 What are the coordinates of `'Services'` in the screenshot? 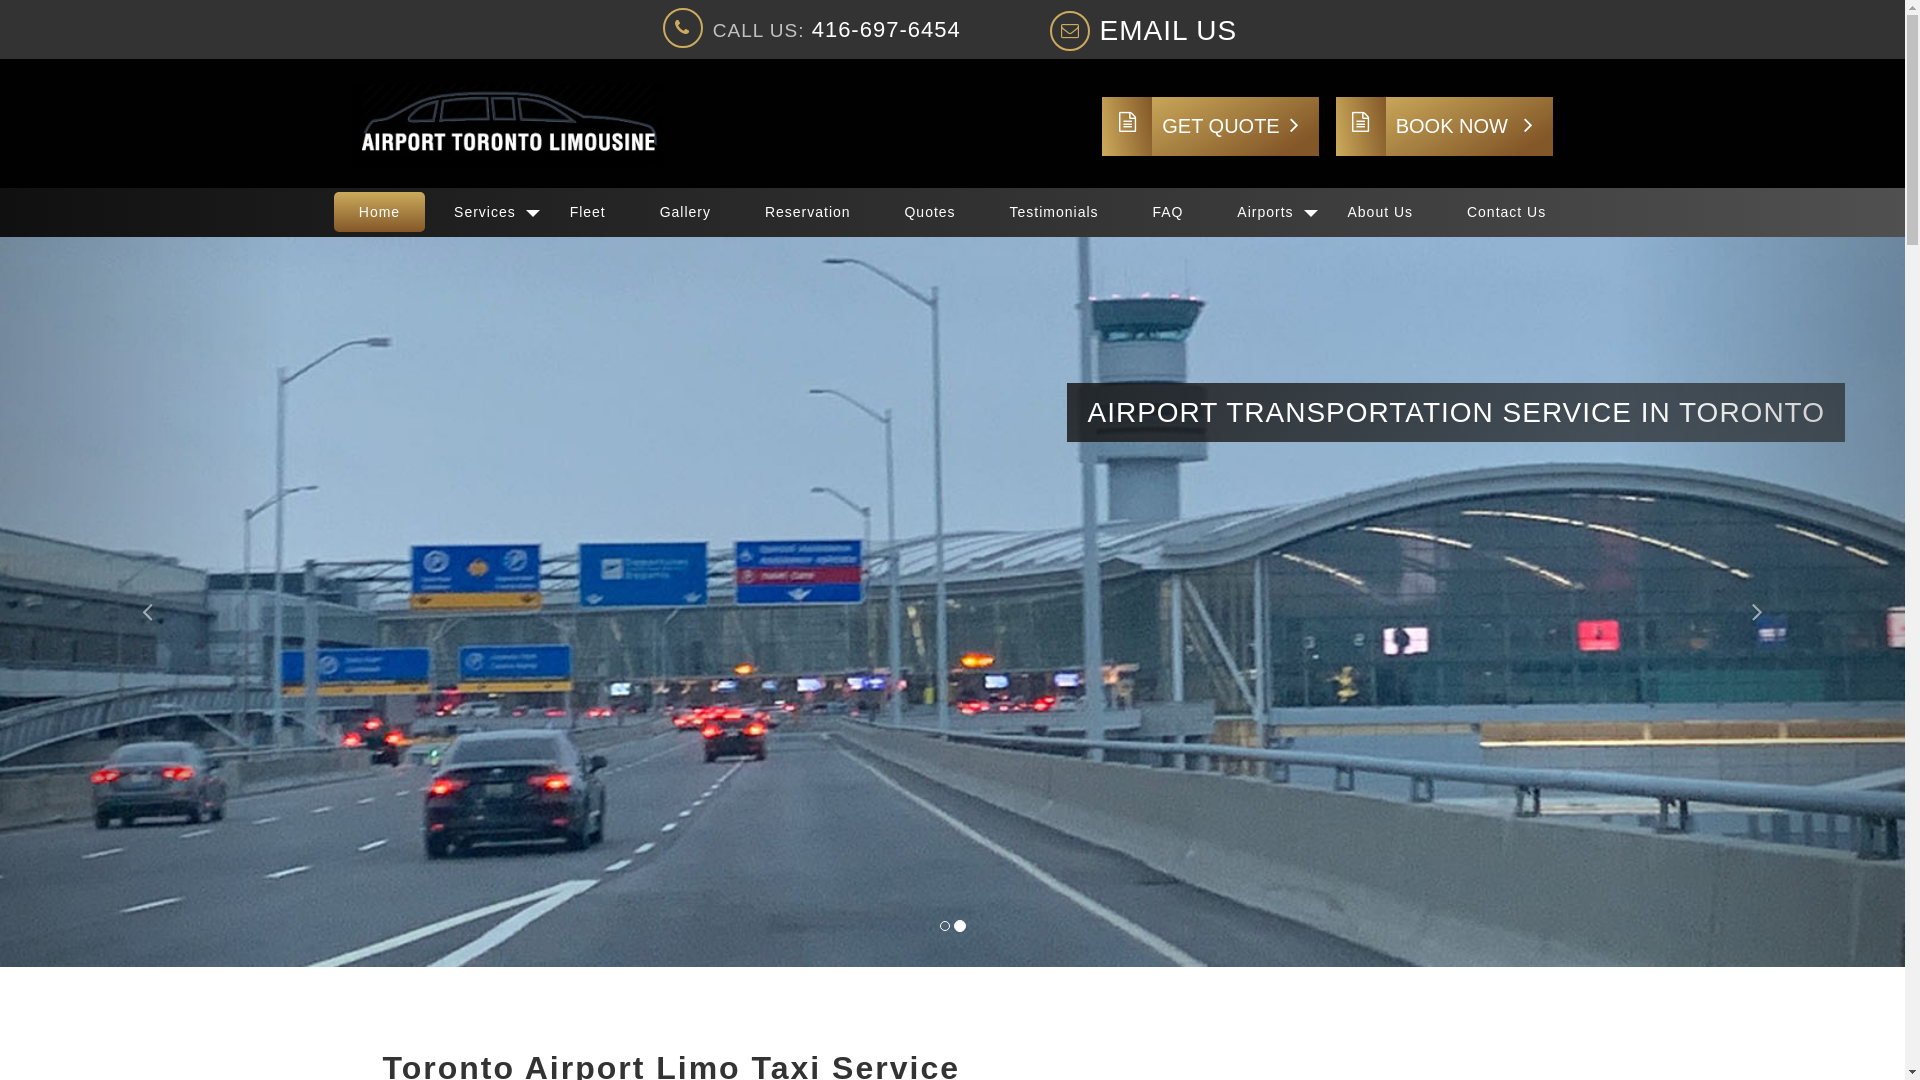 It's located at (427, 212).